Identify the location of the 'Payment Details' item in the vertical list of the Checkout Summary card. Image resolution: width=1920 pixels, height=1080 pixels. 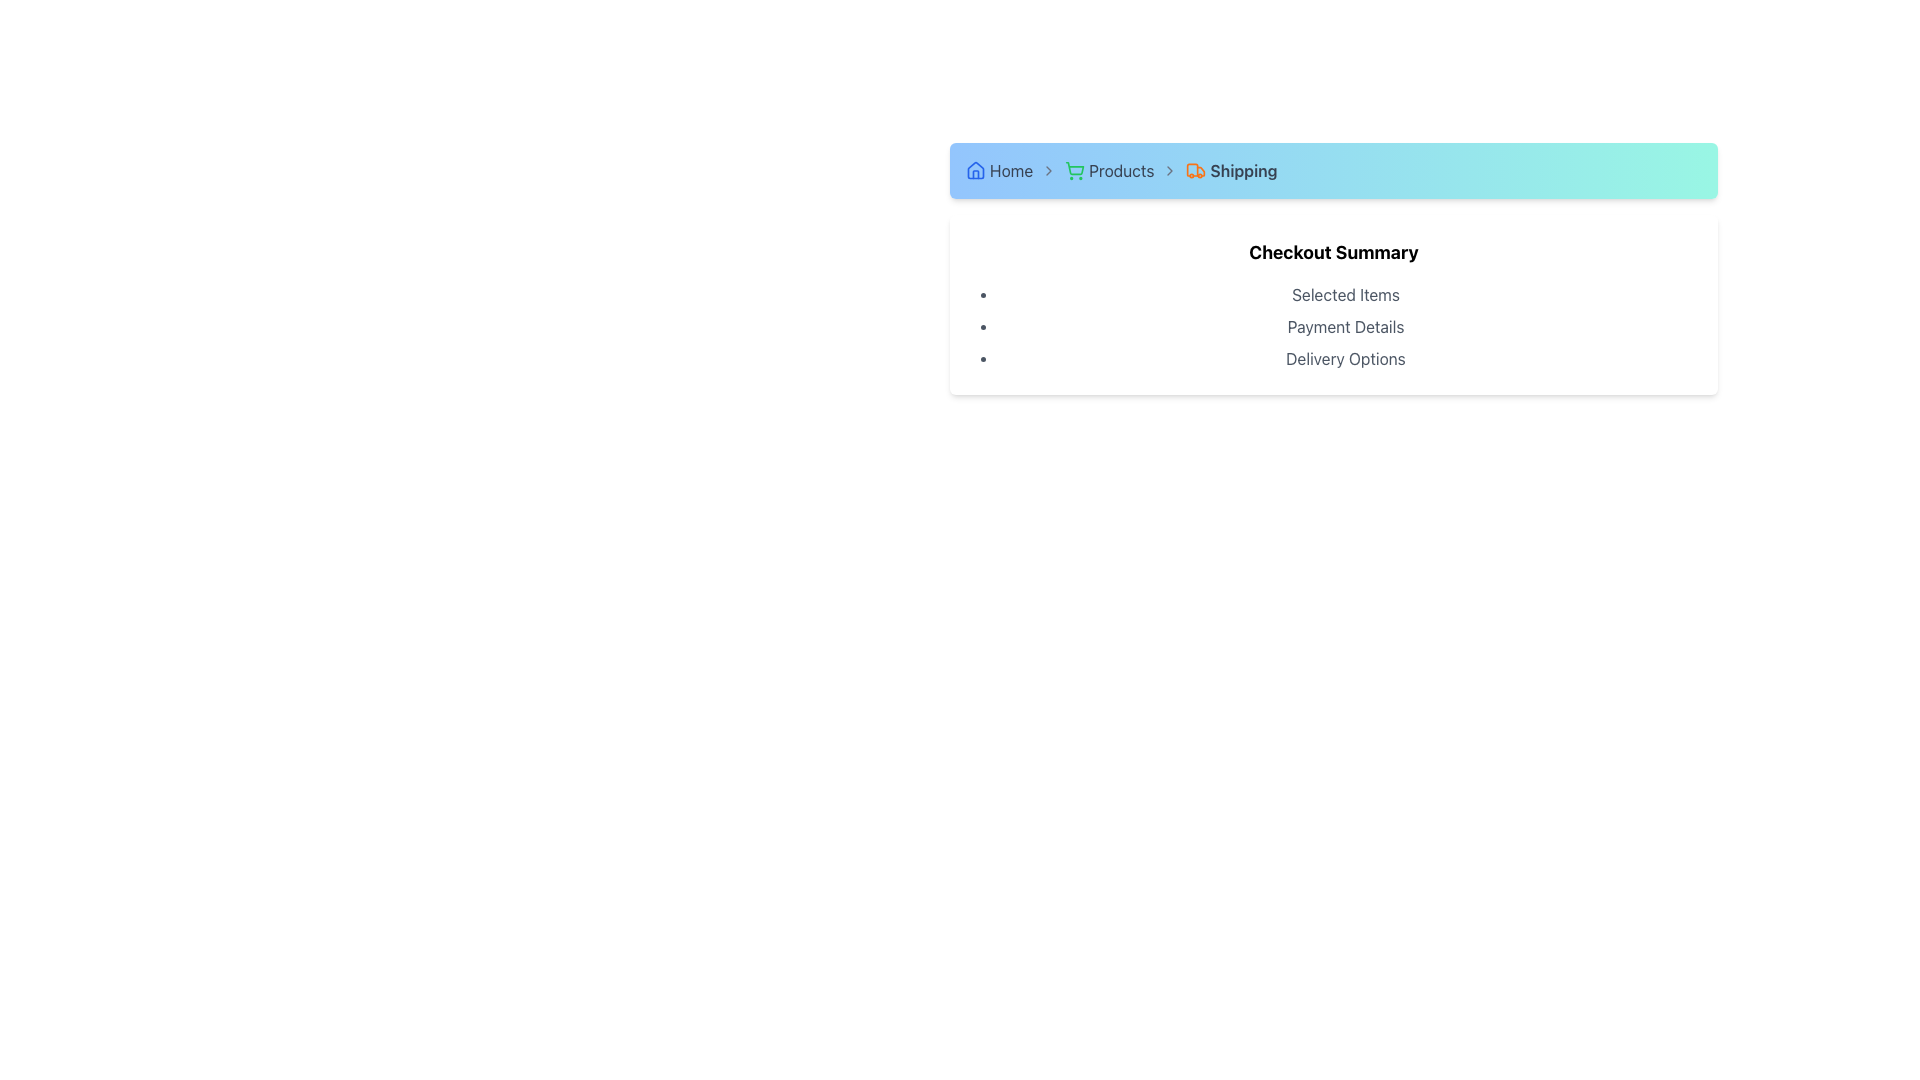
(1334, 326).